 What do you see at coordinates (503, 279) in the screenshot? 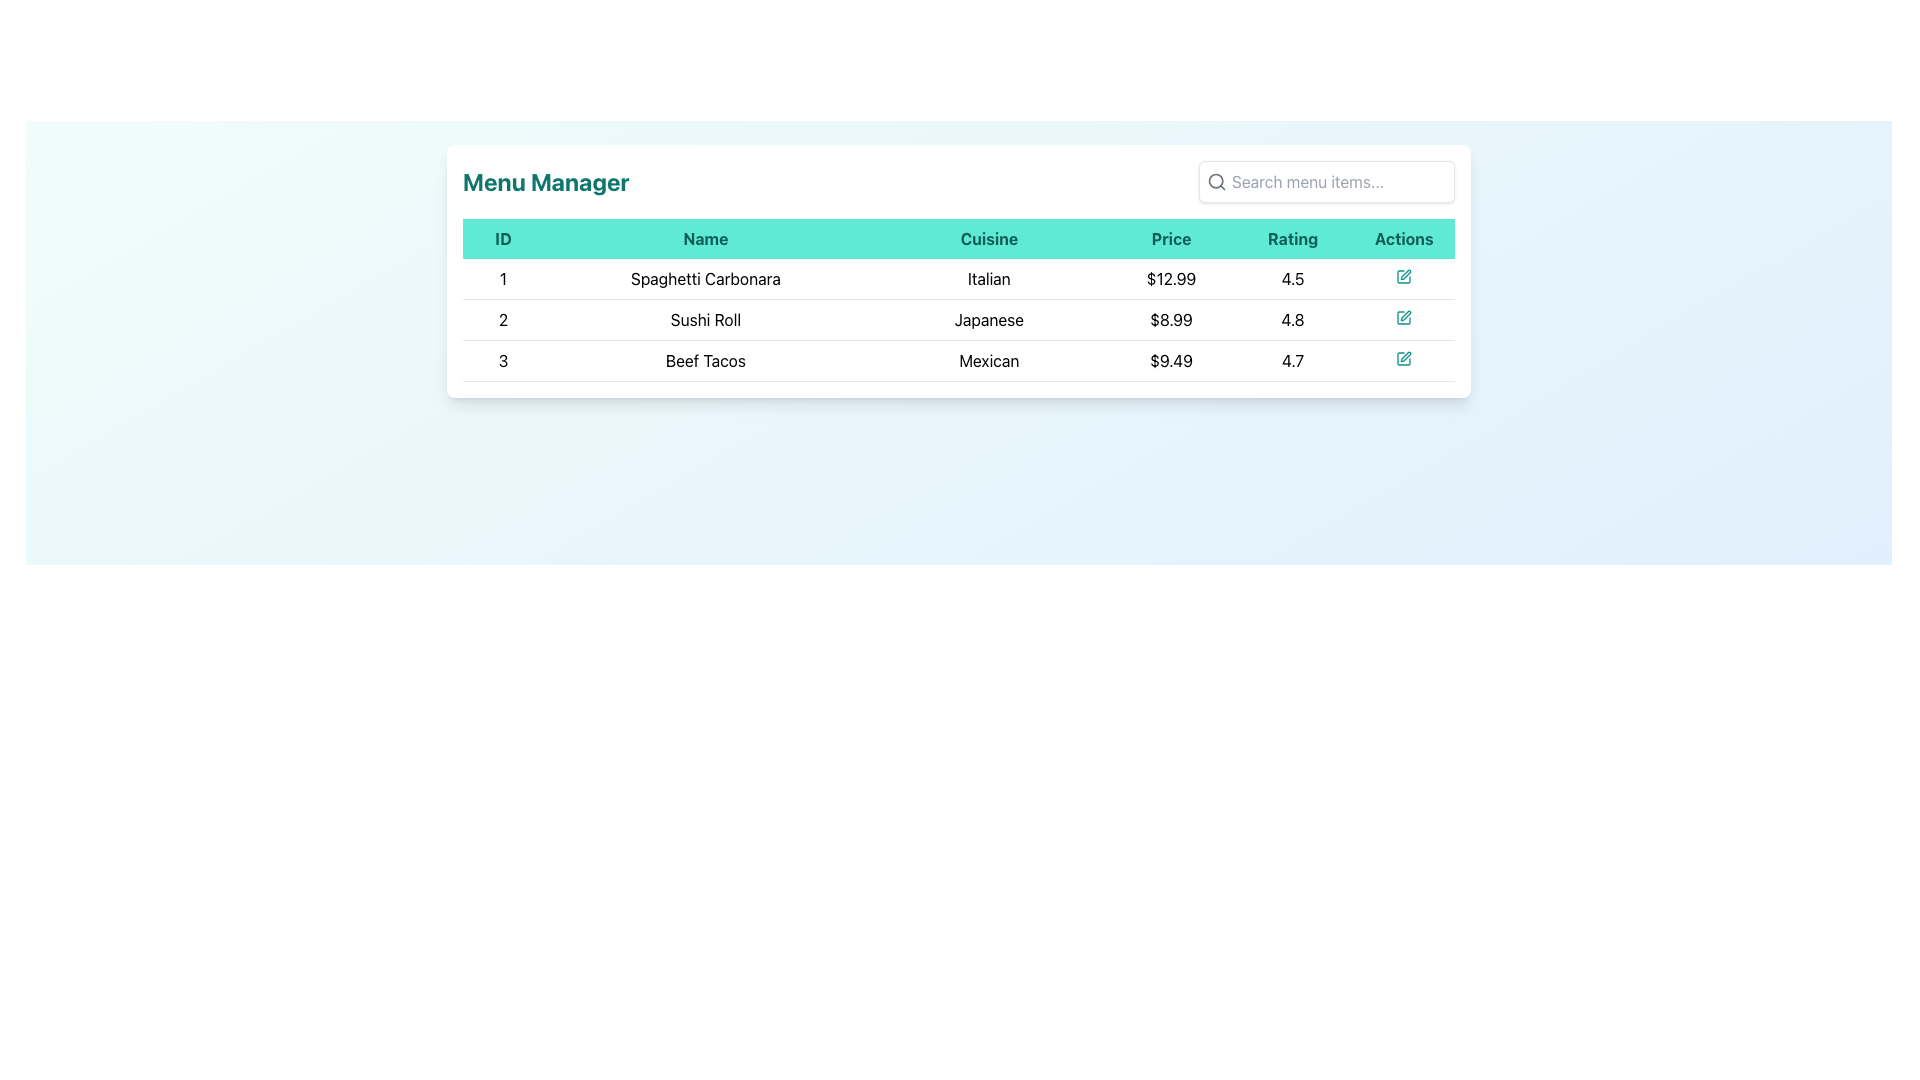
I see `text in the table cell containing the numeral '1' located in the first column under the 'ID' header, aligned with the 'Spaghetti Carbonara' row` at bounding box center [503, 279].